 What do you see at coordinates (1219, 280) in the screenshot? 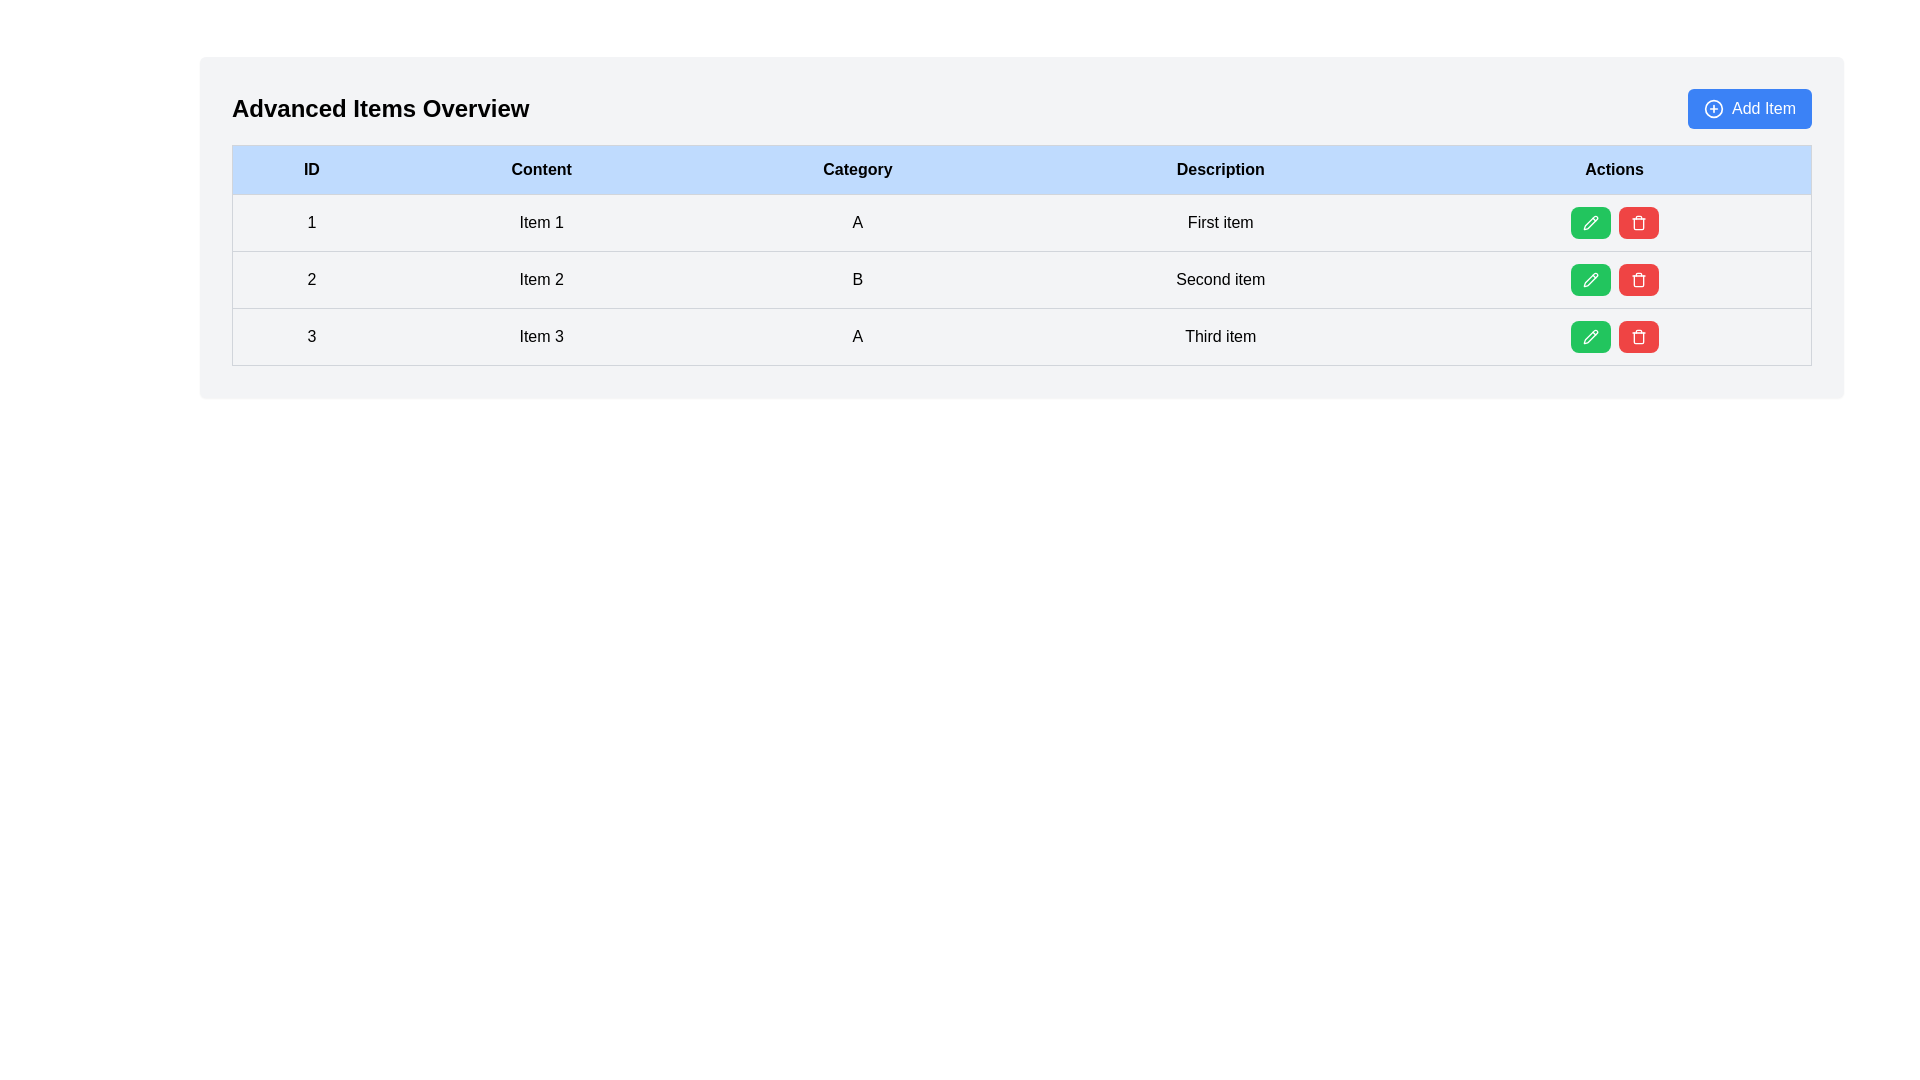
I see `the Text label that displays the description of the second item in the 'Advanced Items Overview' table, located in the 'Description' column of the second row, under the 'Category' column content 'B'` at bounding box center [1219, 280].